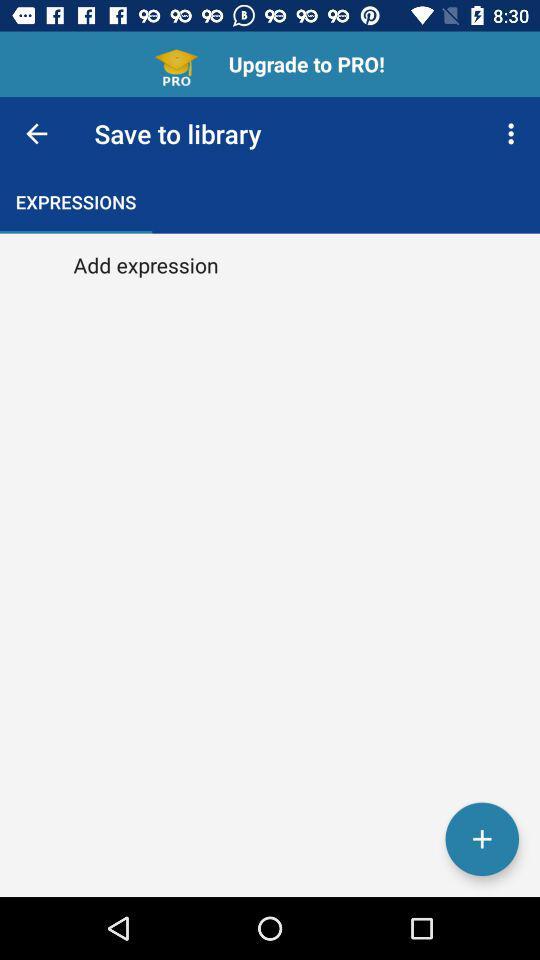 Image resolution: width=540 pixels, height=960 pixels. I want to click on the add icon, so click(481, 839).